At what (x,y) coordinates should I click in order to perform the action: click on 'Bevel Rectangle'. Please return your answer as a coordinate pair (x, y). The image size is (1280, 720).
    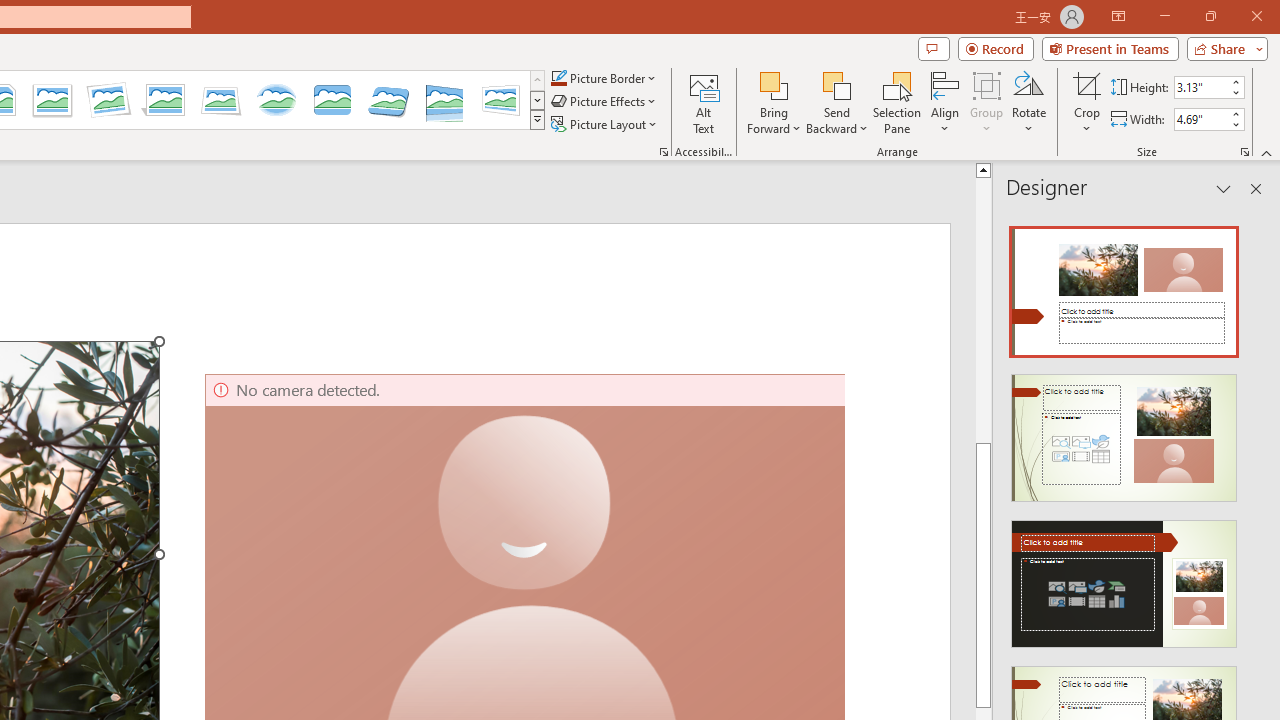
    Looking at the image, I should click on (332, 100).